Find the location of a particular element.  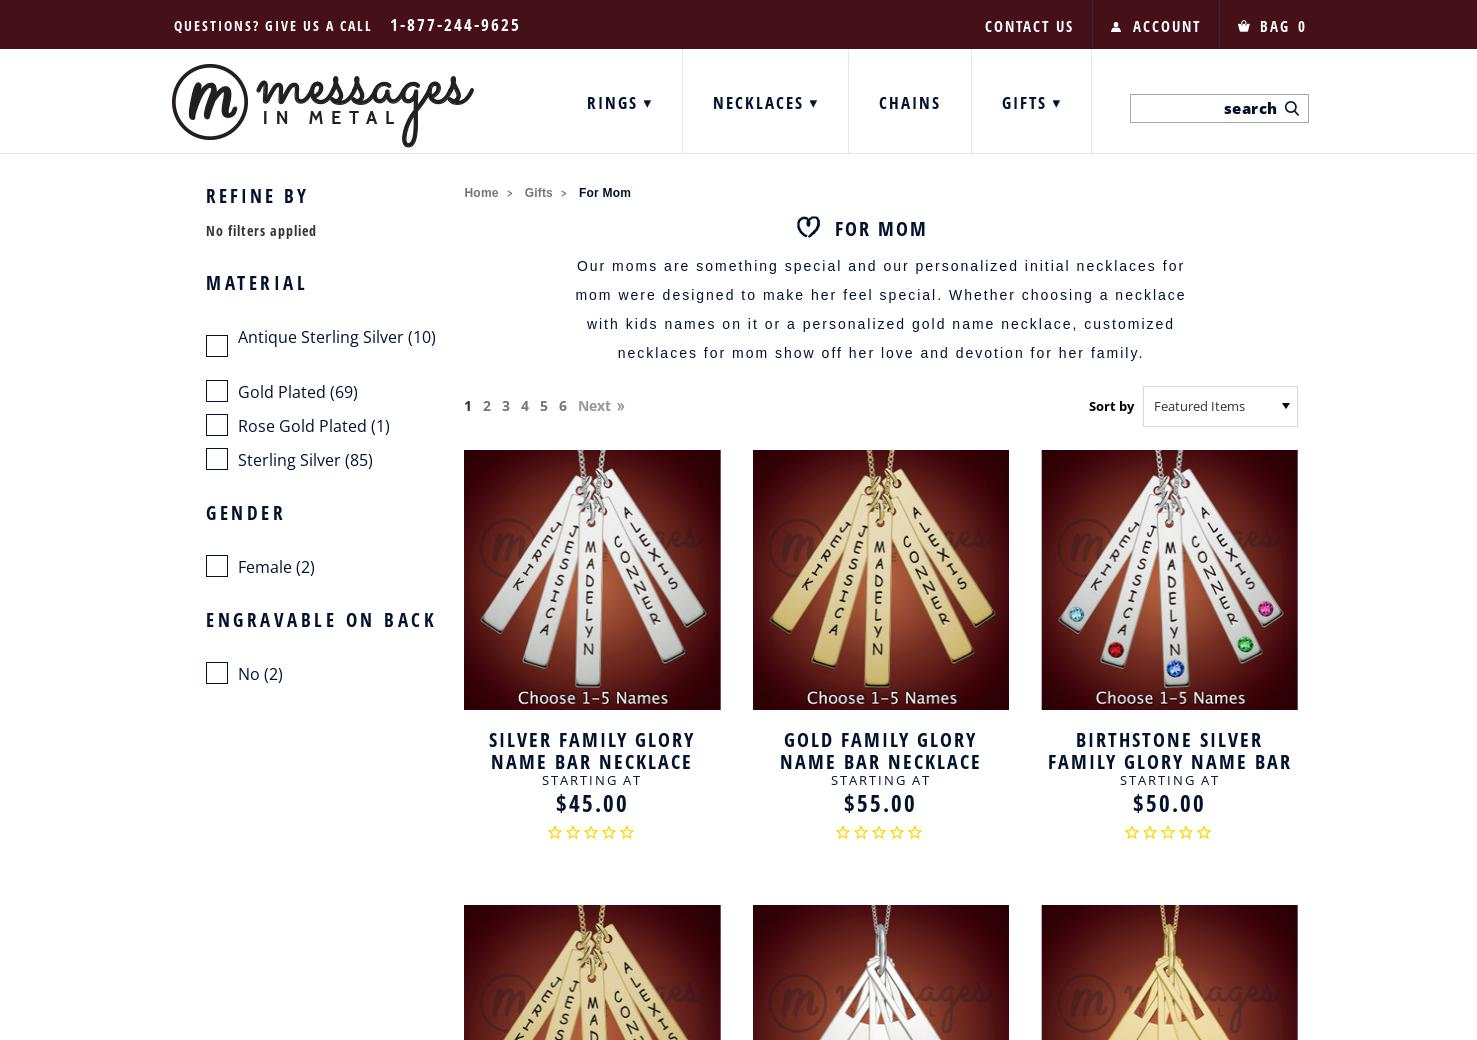

'Material' is located at coordinates (205, 281).